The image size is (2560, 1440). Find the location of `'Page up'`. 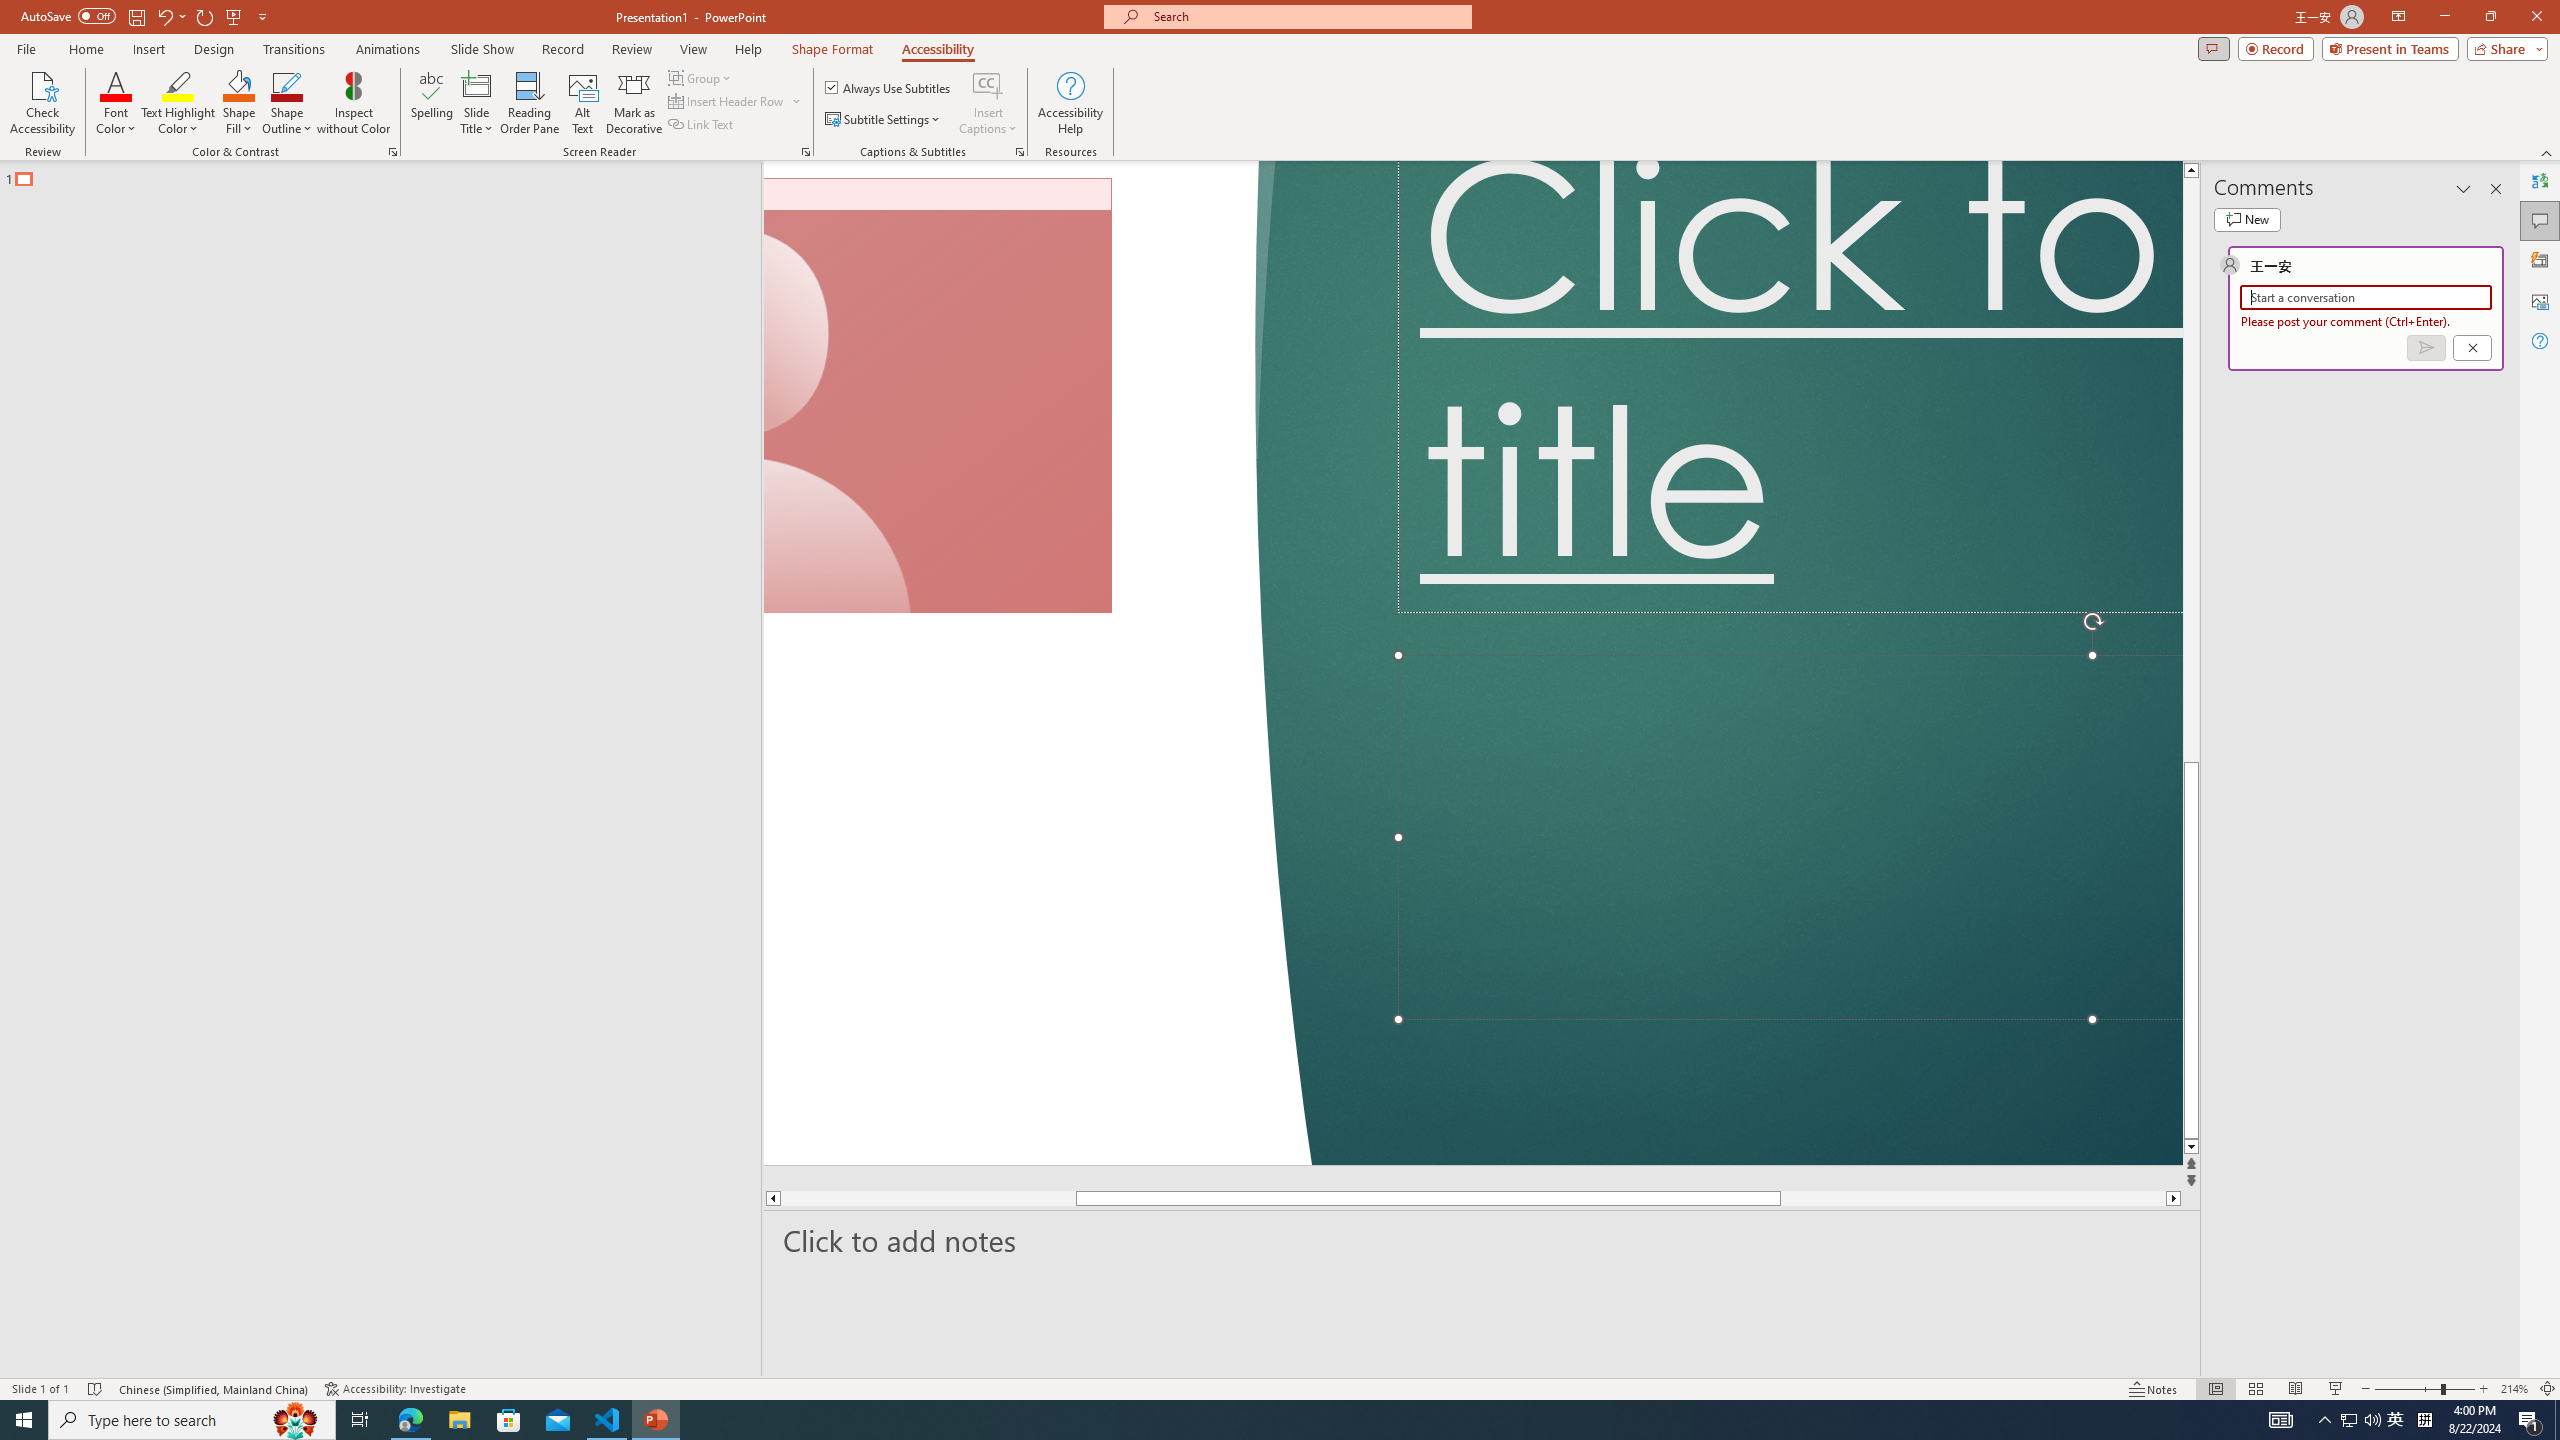

'Page up' is located at coordinates (2190, 468).